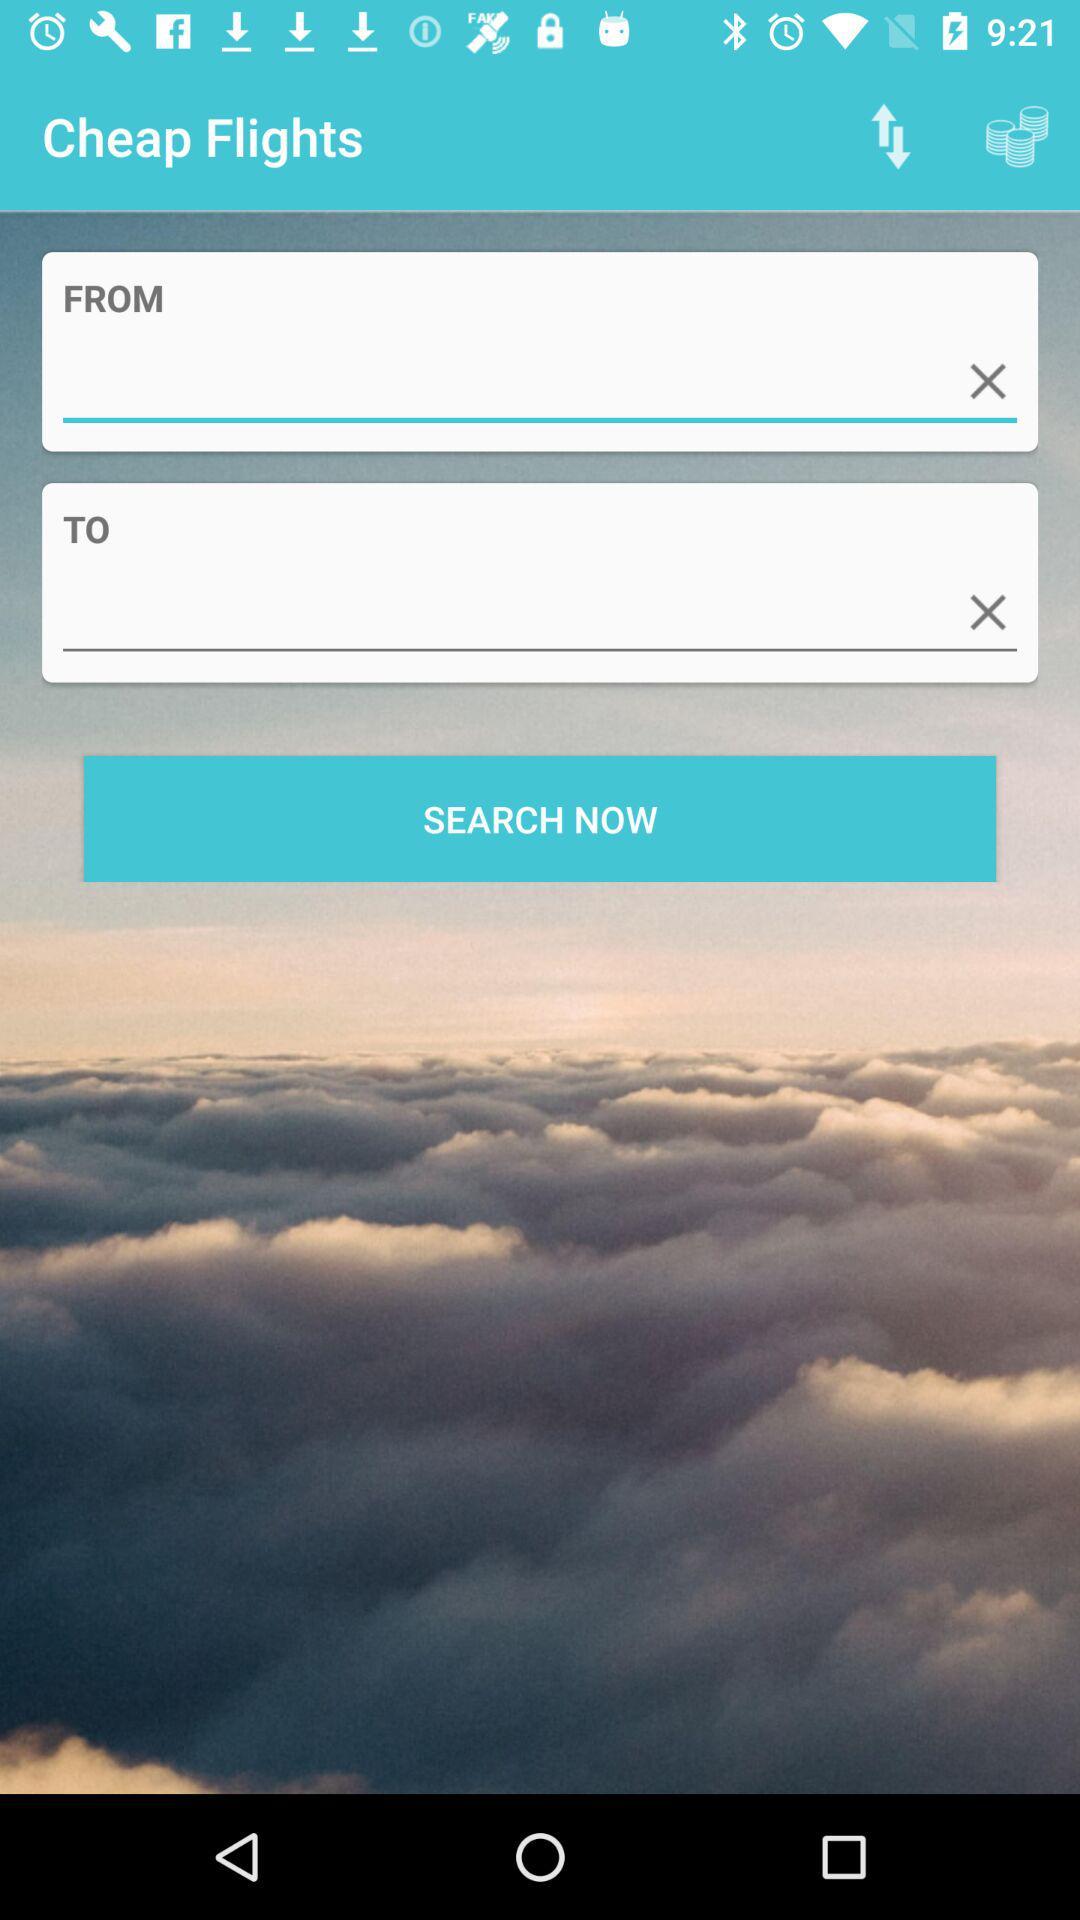  Describe the element at coordinates (540, 381) in the screenshot. I see `item above the to app` at that location.